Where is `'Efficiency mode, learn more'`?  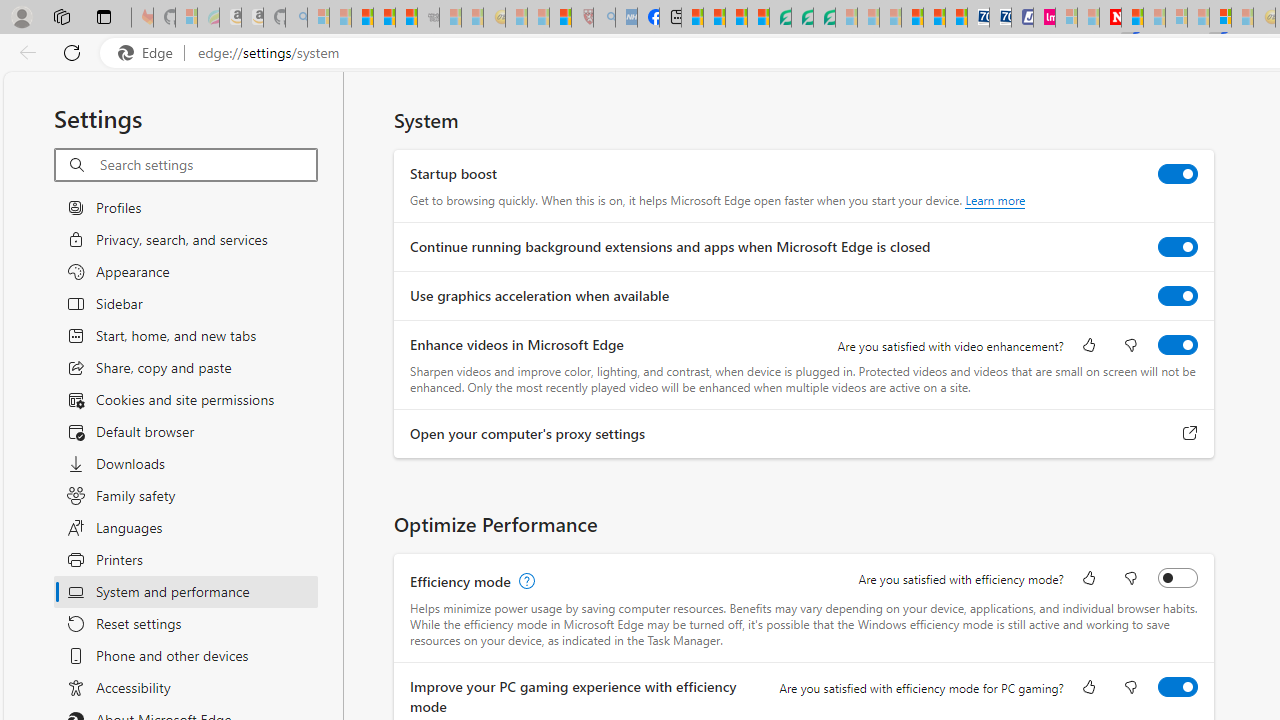 'Efficiency mode, learn more' is located at coordinates (524, 582).